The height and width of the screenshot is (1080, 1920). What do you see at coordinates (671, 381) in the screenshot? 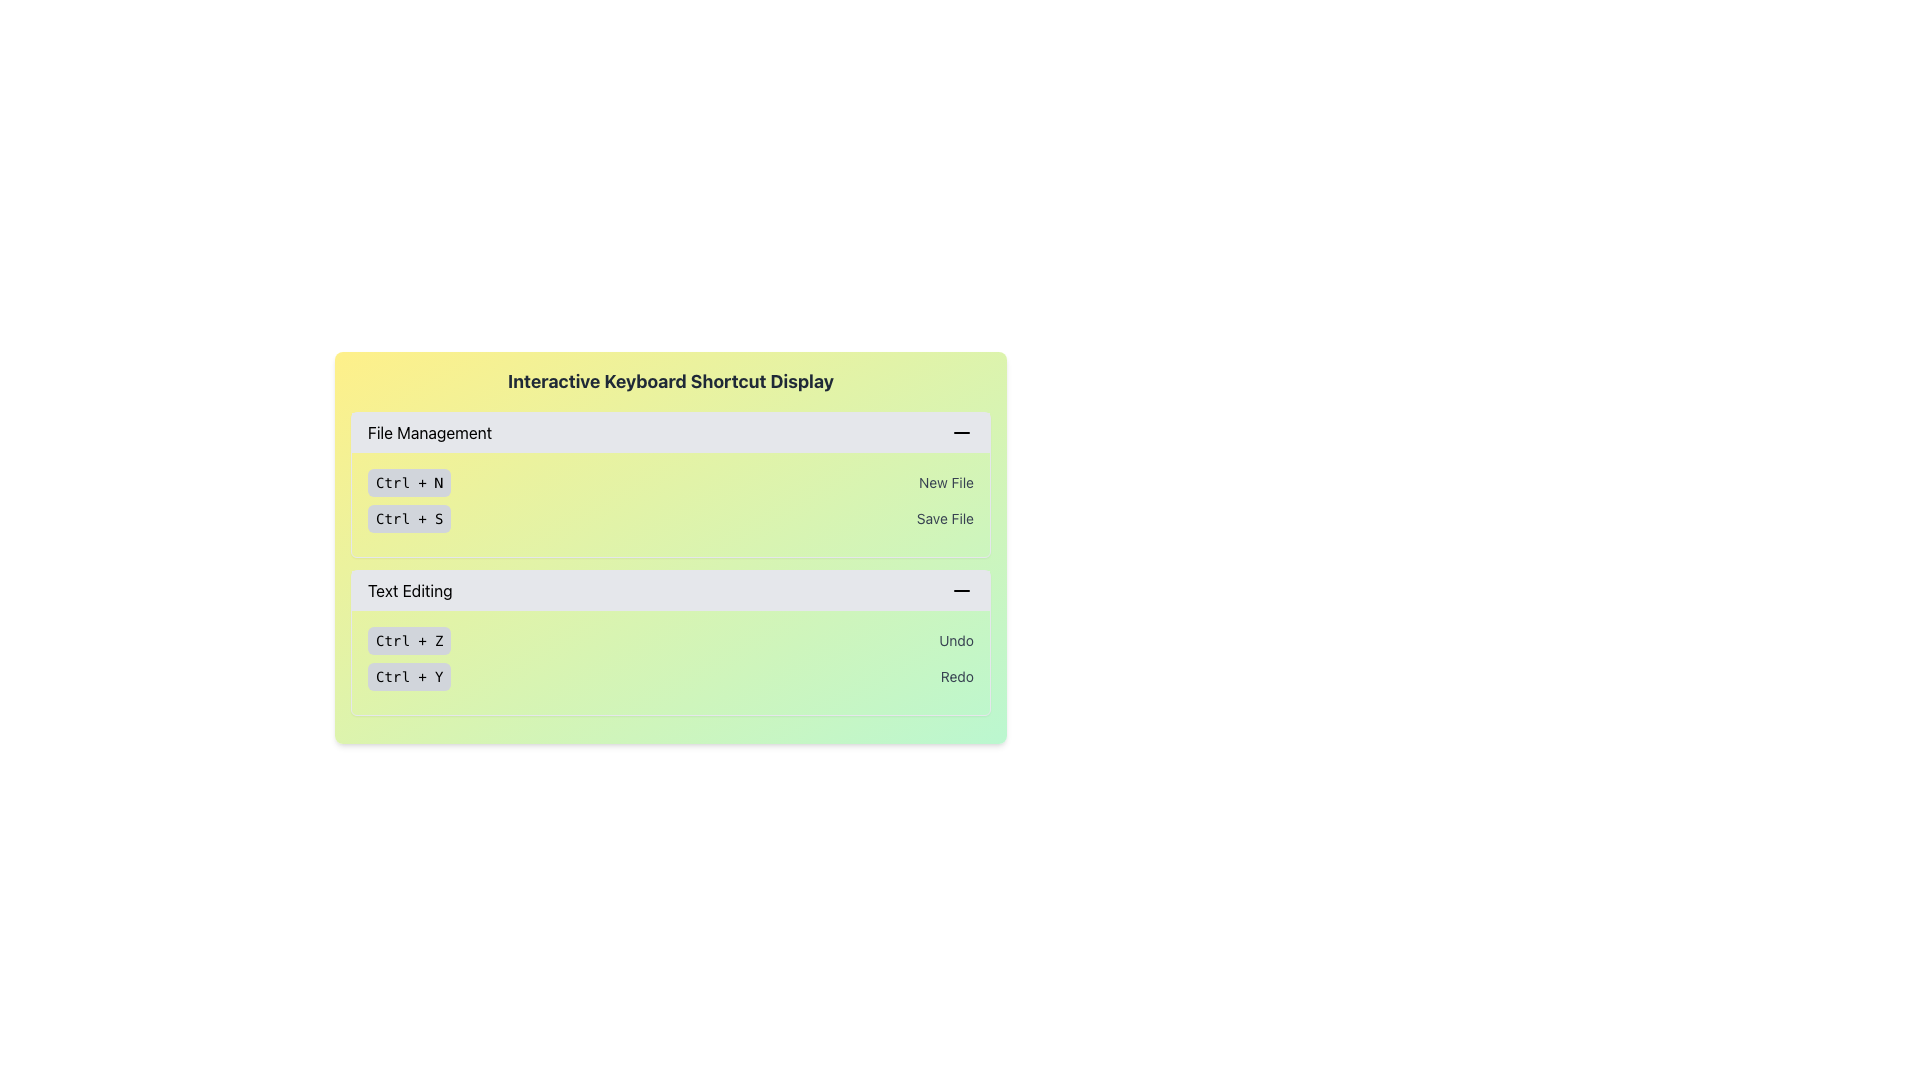
I see `the text label that serves as a header for the card indicating keyboard shortcuts, located at the top of the section above 'File Management'` at bounding box center [671, 381].